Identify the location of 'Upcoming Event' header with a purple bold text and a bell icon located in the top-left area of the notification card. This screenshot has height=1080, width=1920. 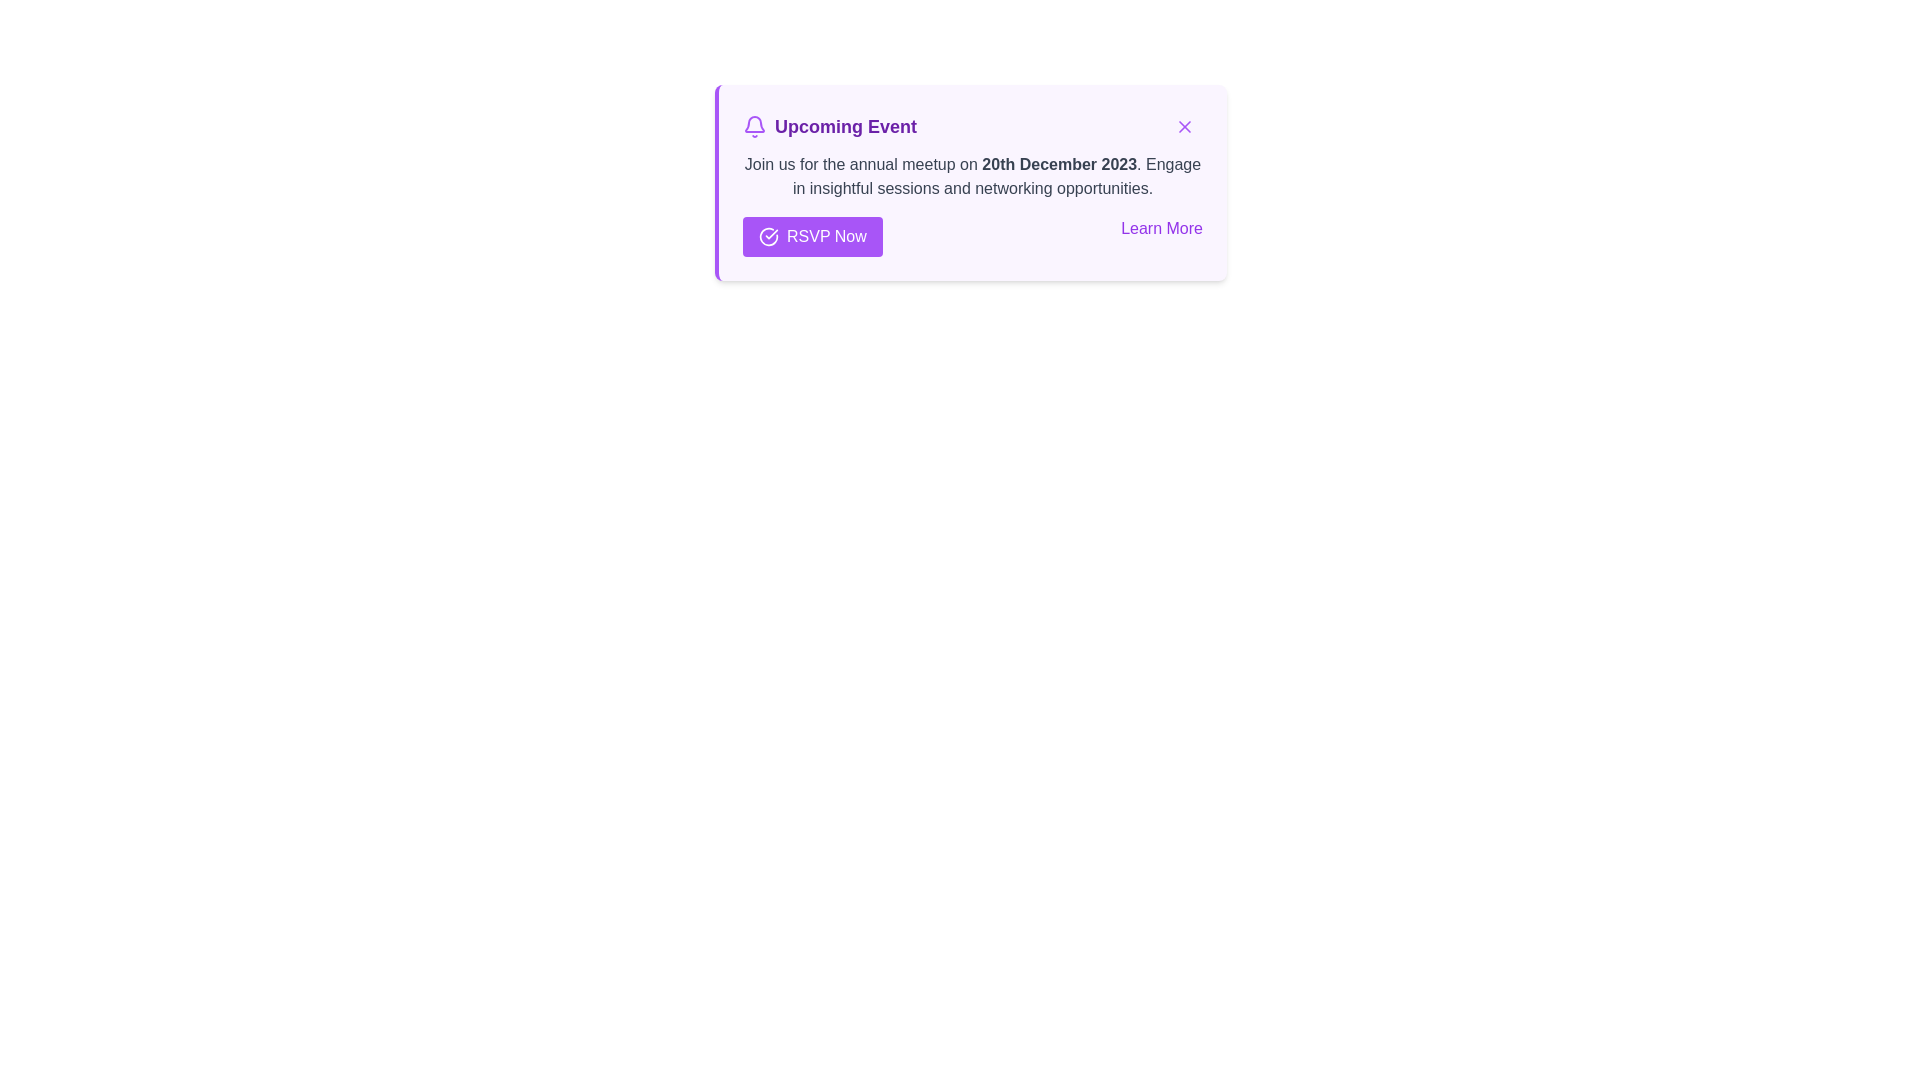
(830, 127).